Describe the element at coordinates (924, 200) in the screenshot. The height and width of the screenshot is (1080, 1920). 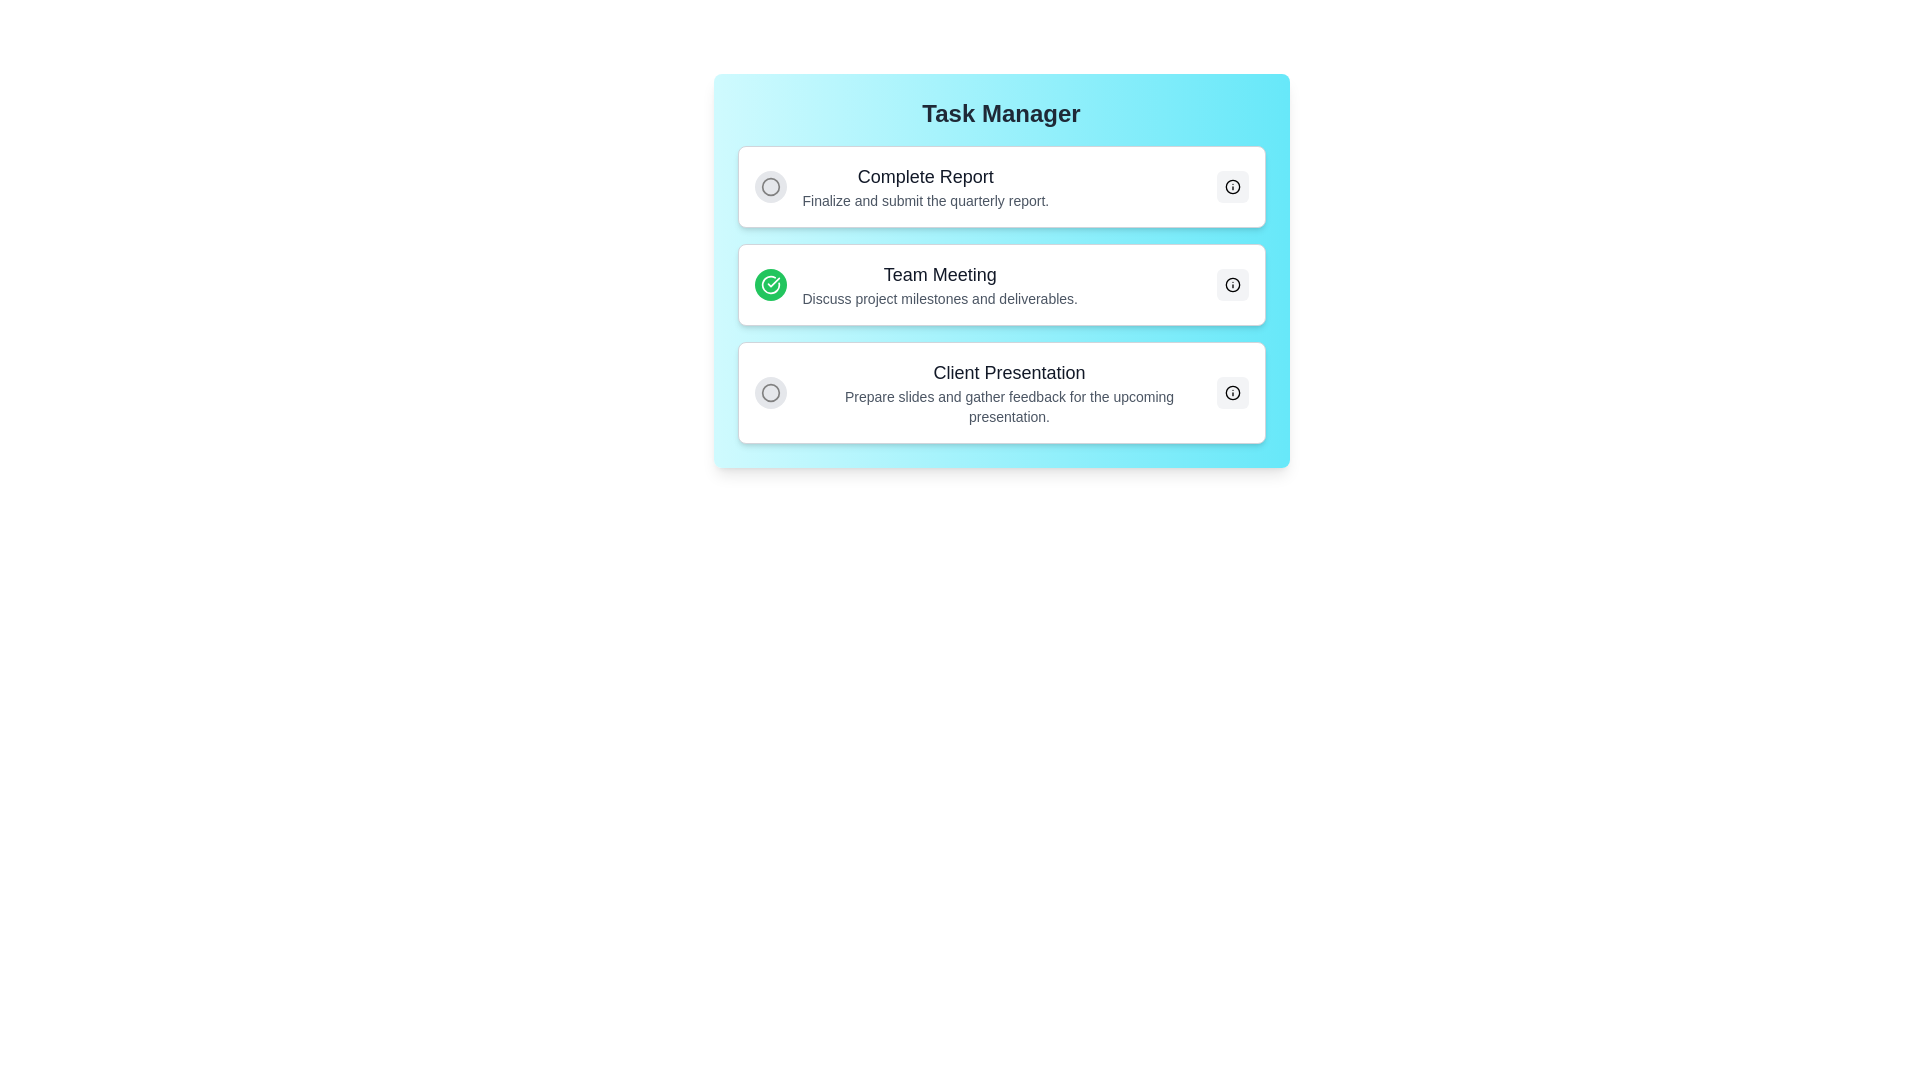
I see `the text label reading 'Finalize and submit the quarterly report.' which is styled in gray and located below the title 'Complete Report' in the task card` at that location.